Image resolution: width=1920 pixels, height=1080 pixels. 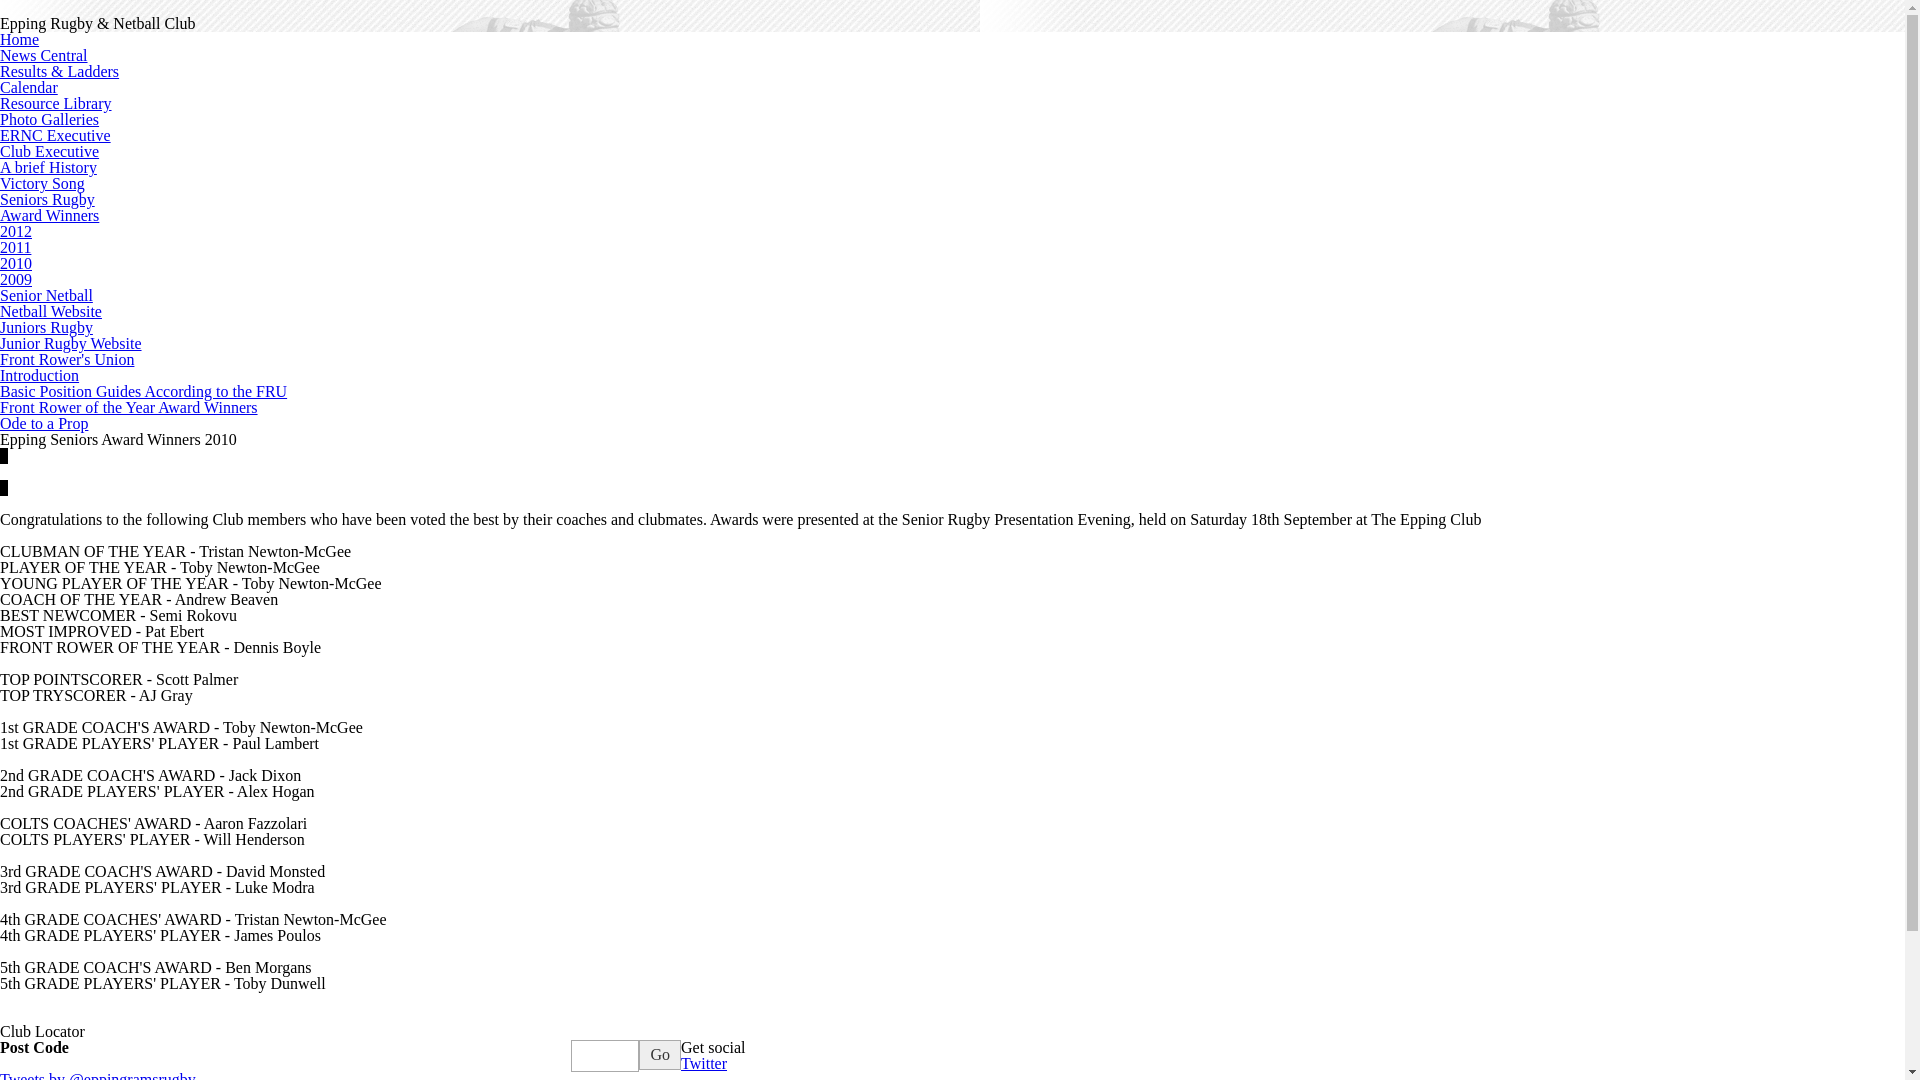 I want to click on '2011', so click(x=15, y=246).